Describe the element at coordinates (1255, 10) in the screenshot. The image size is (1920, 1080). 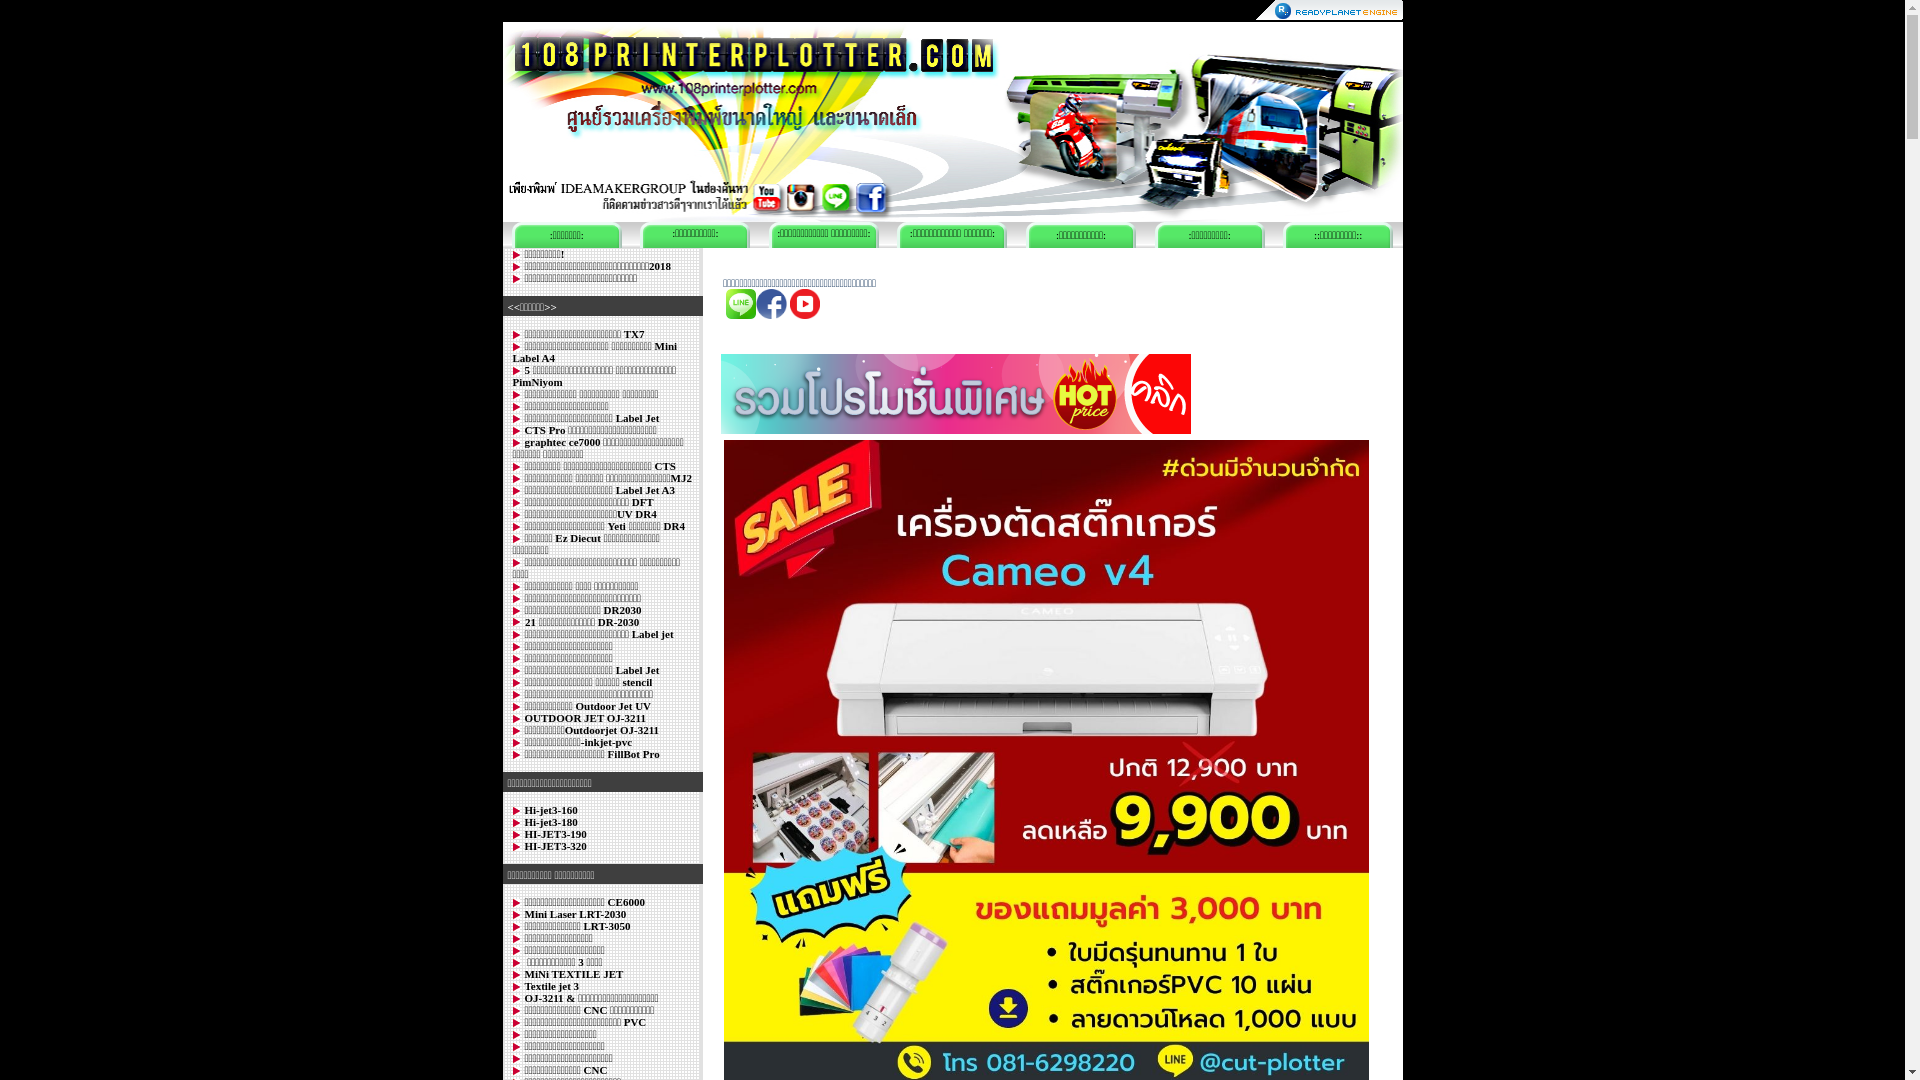
I see `'ReadyPlanet.com'` at that location.